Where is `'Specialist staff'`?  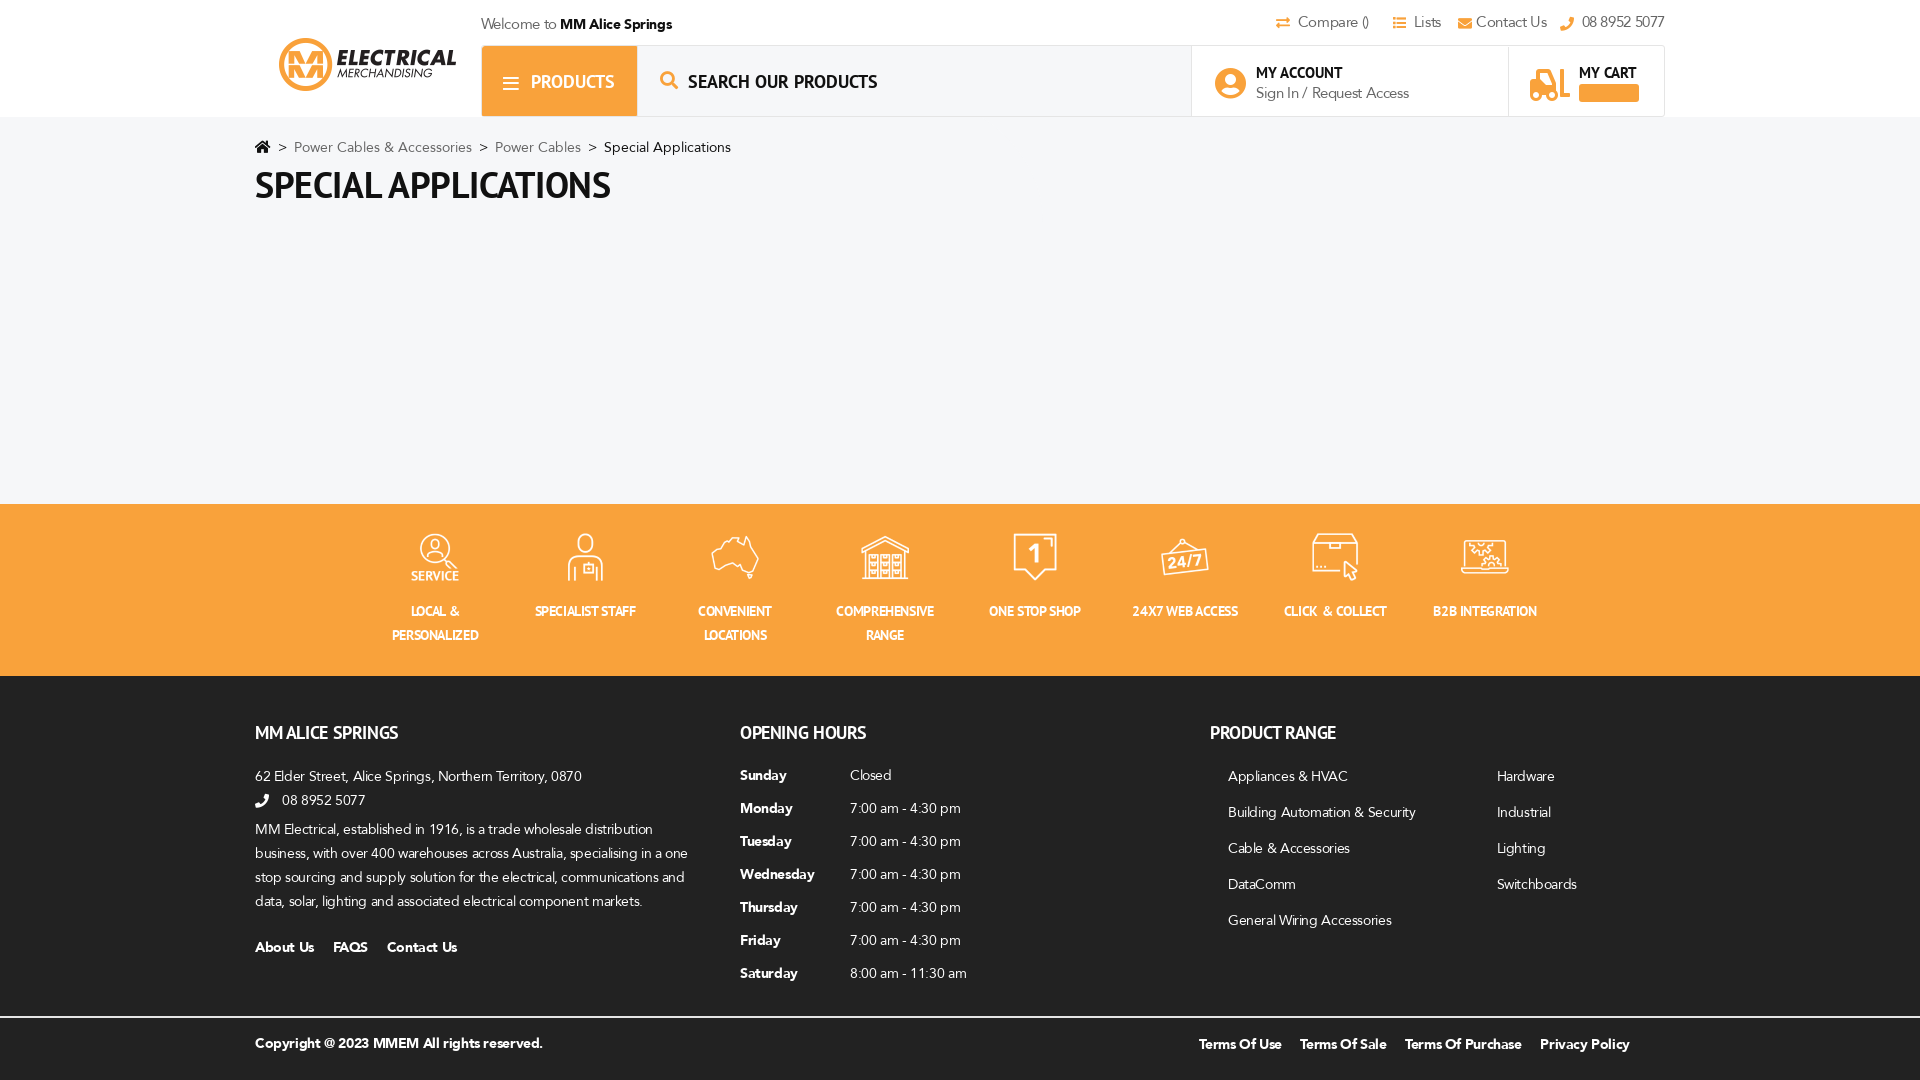 'Specialist staff' is located at coordinates (584, 555).